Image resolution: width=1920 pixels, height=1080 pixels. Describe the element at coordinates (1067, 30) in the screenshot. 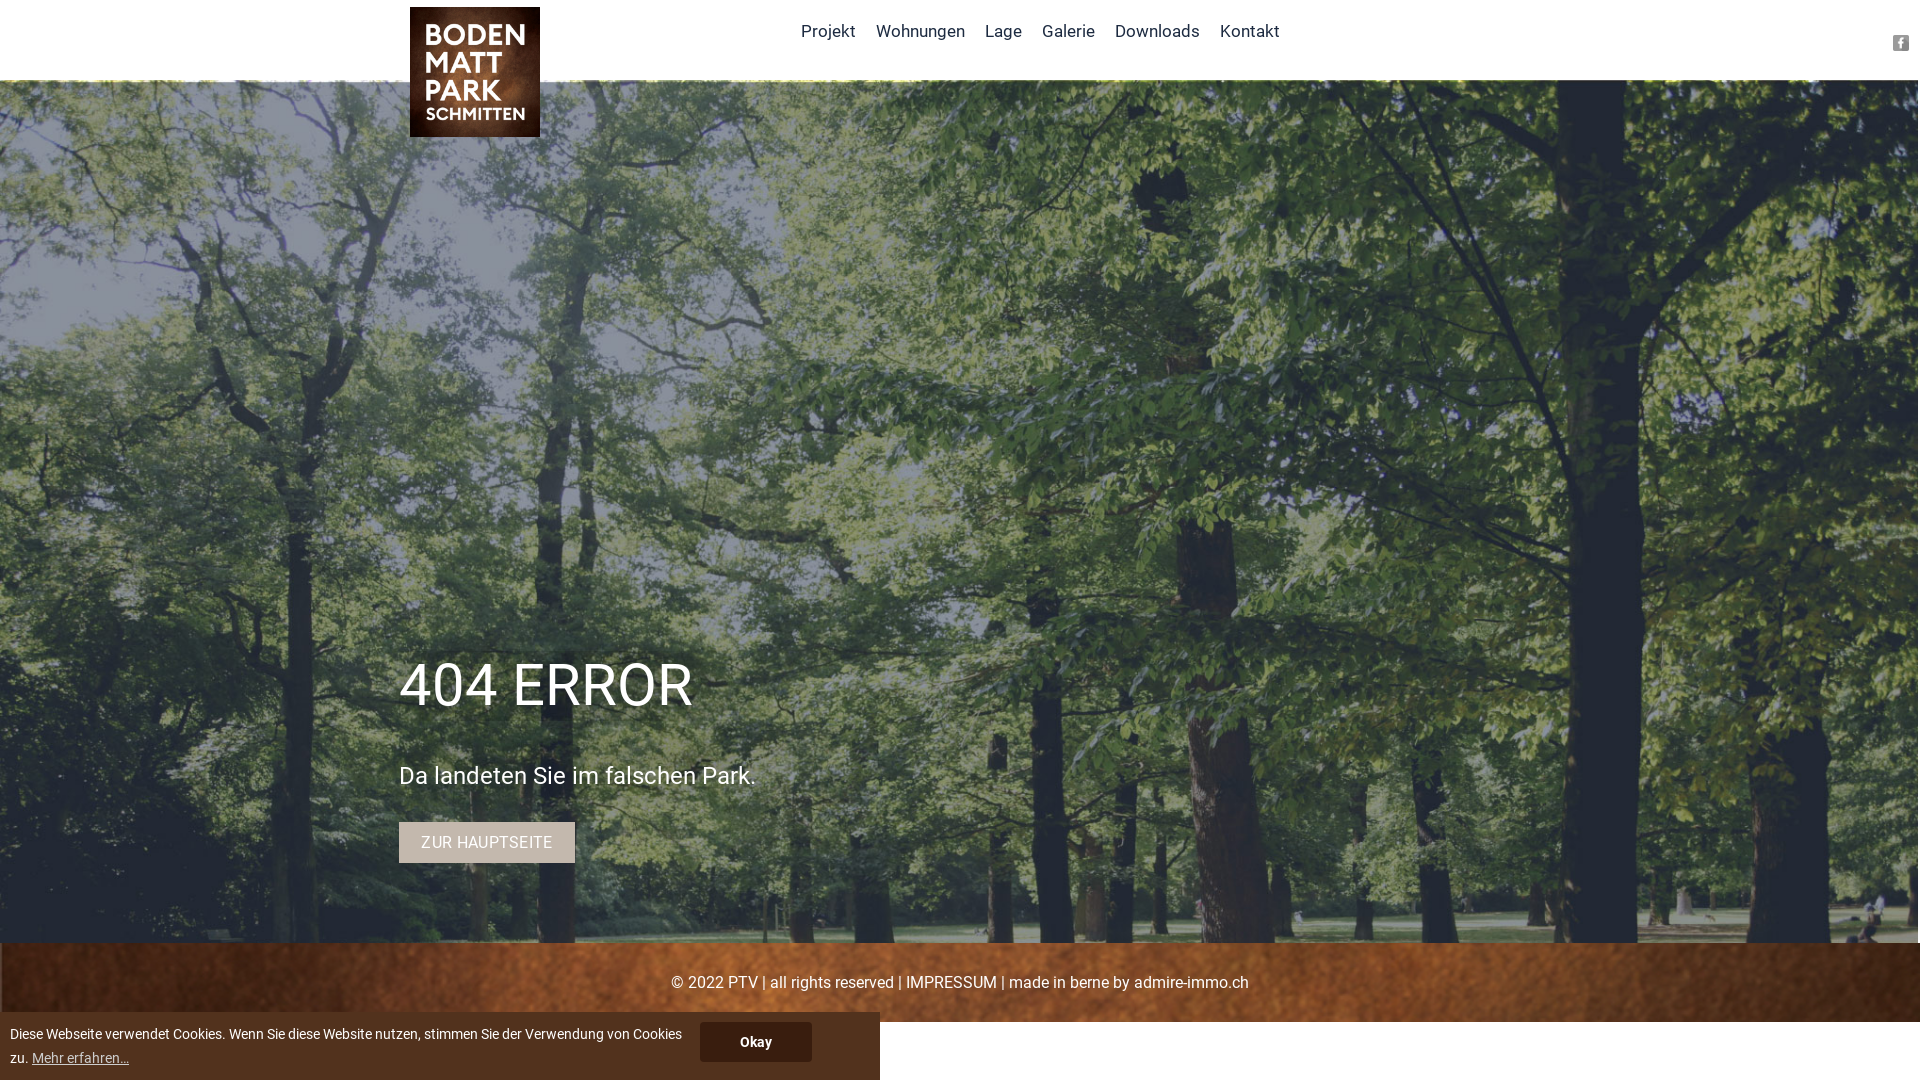

I see `'Galerie'` at that location.